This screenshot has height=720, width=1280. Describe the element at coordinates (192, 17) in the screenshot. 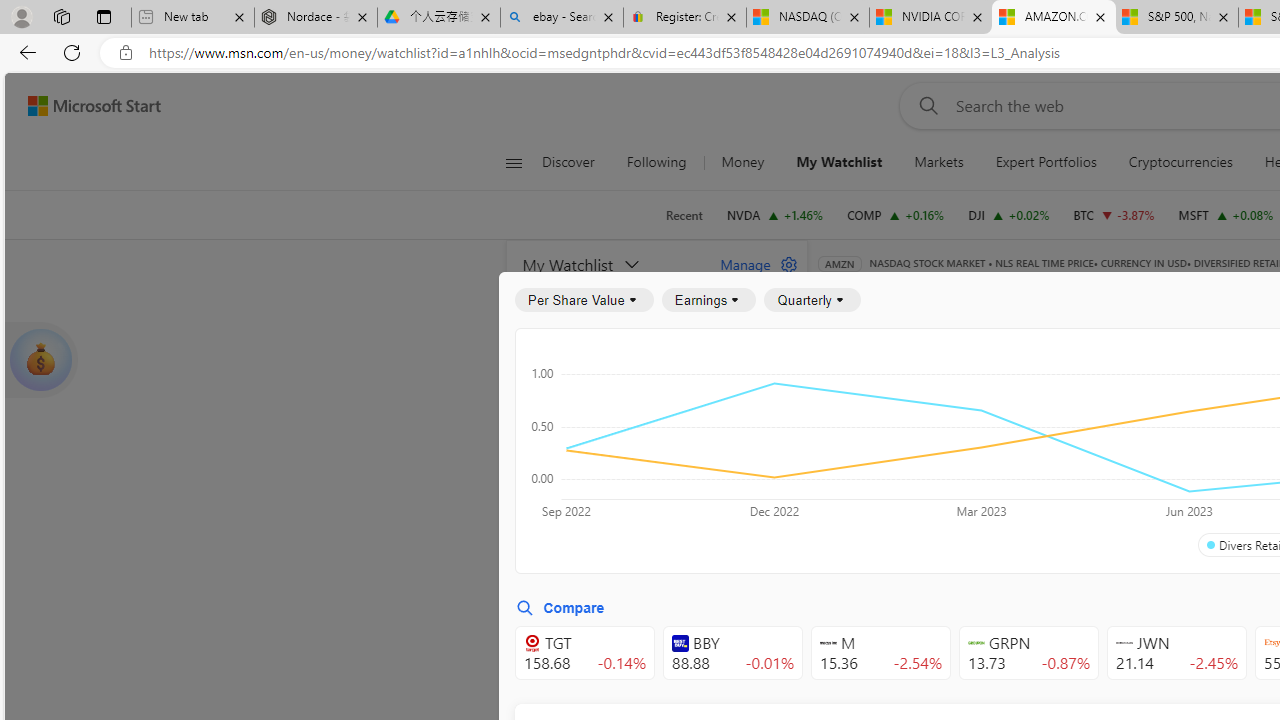

I see `'New tab - Sleeping'` at that location.